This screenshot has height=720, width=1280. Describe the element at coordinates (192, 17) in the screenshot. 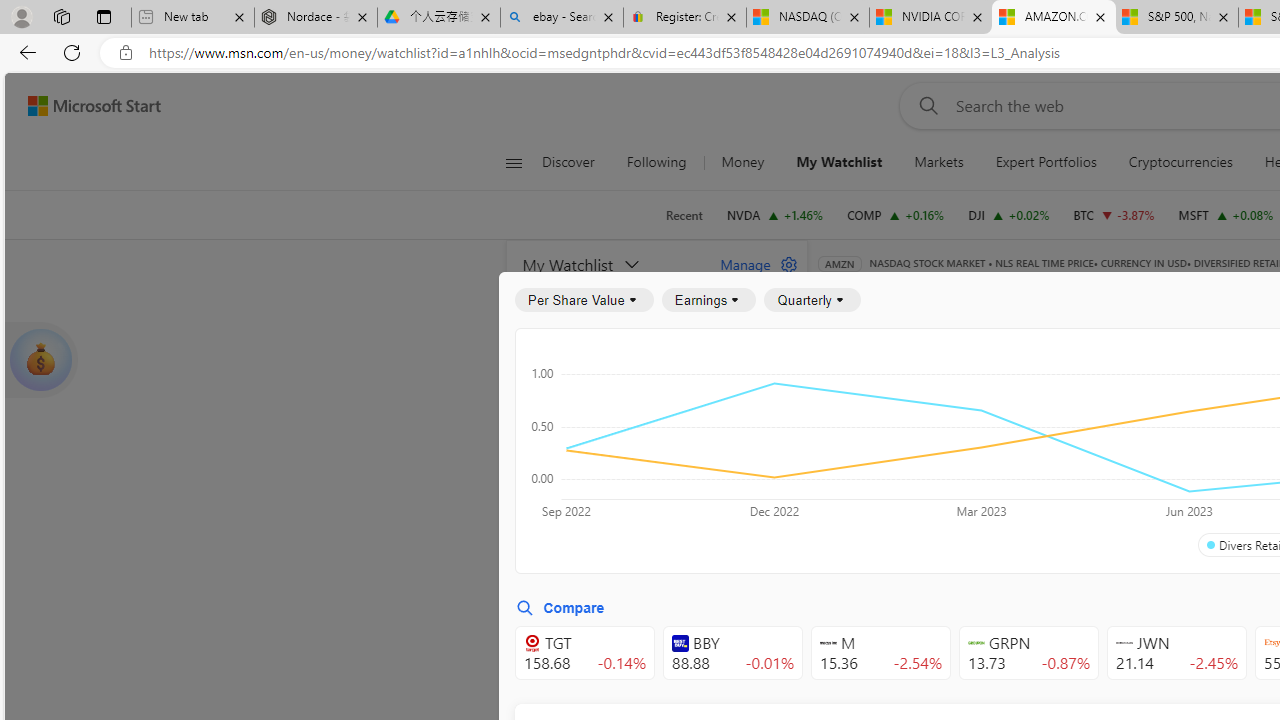

I see `'New tab - Sleeping'` at that location.